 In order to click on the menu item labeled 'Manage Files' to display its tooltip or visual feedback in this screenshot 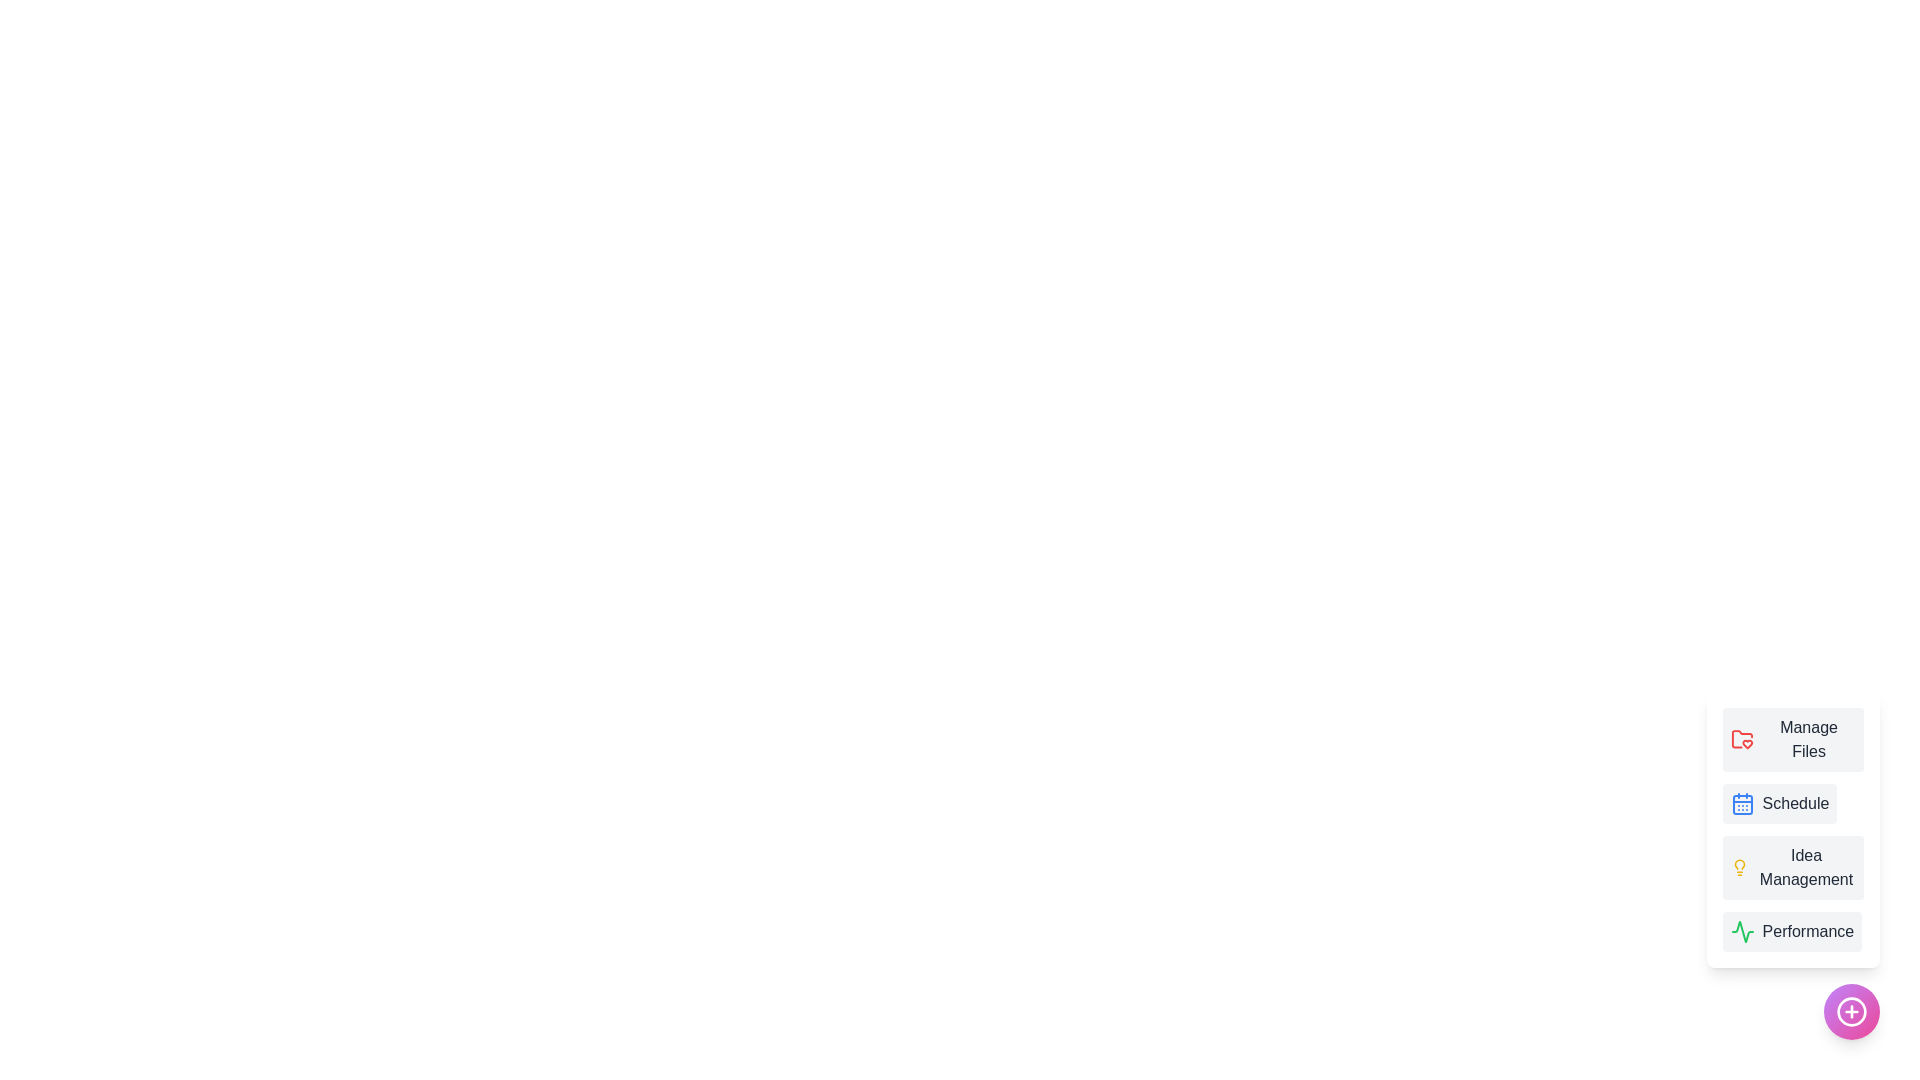, I will do `click(1793, 740)`.